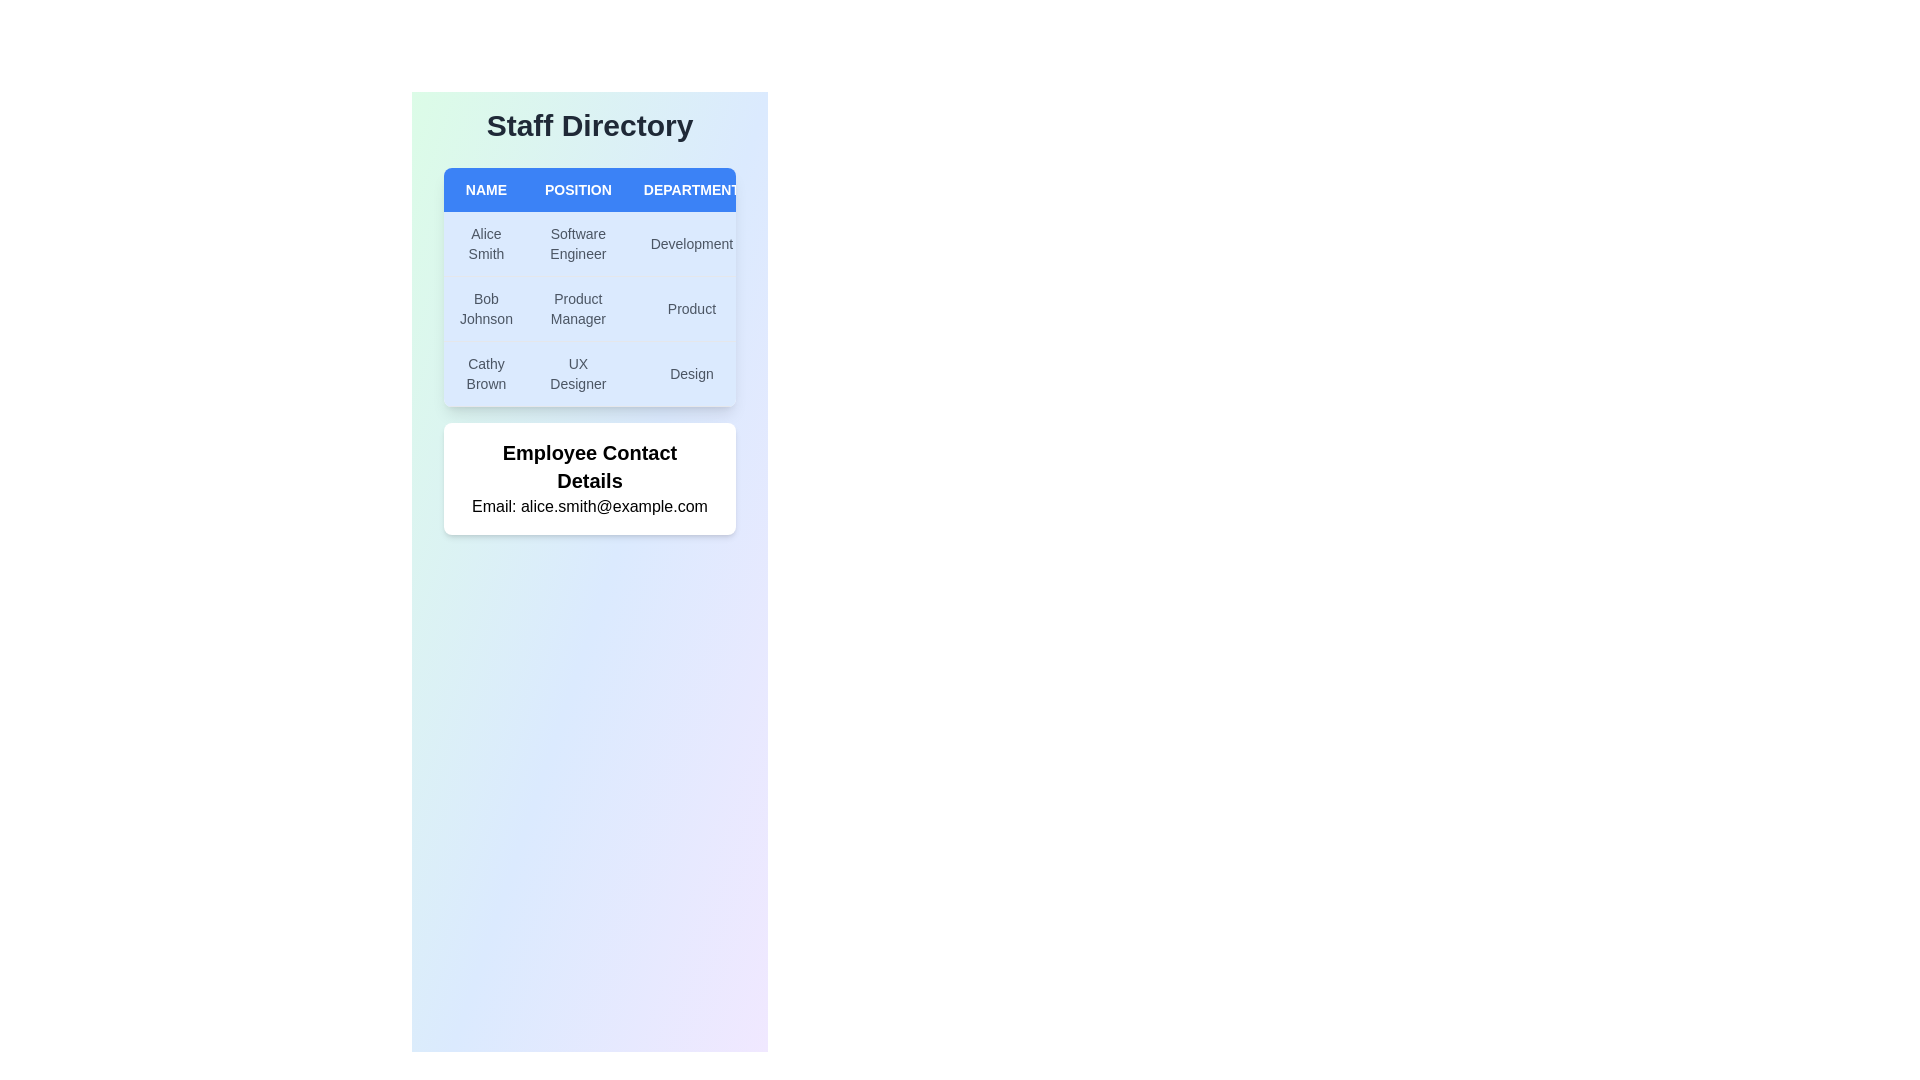 This screenshot has width=1920, height=1080. Describe the element at coordinates (589, 466) in the screenshot. I see `the Text Header that serves as a section title above the email information in the white card below the 'Staff Directory' table` at that location.